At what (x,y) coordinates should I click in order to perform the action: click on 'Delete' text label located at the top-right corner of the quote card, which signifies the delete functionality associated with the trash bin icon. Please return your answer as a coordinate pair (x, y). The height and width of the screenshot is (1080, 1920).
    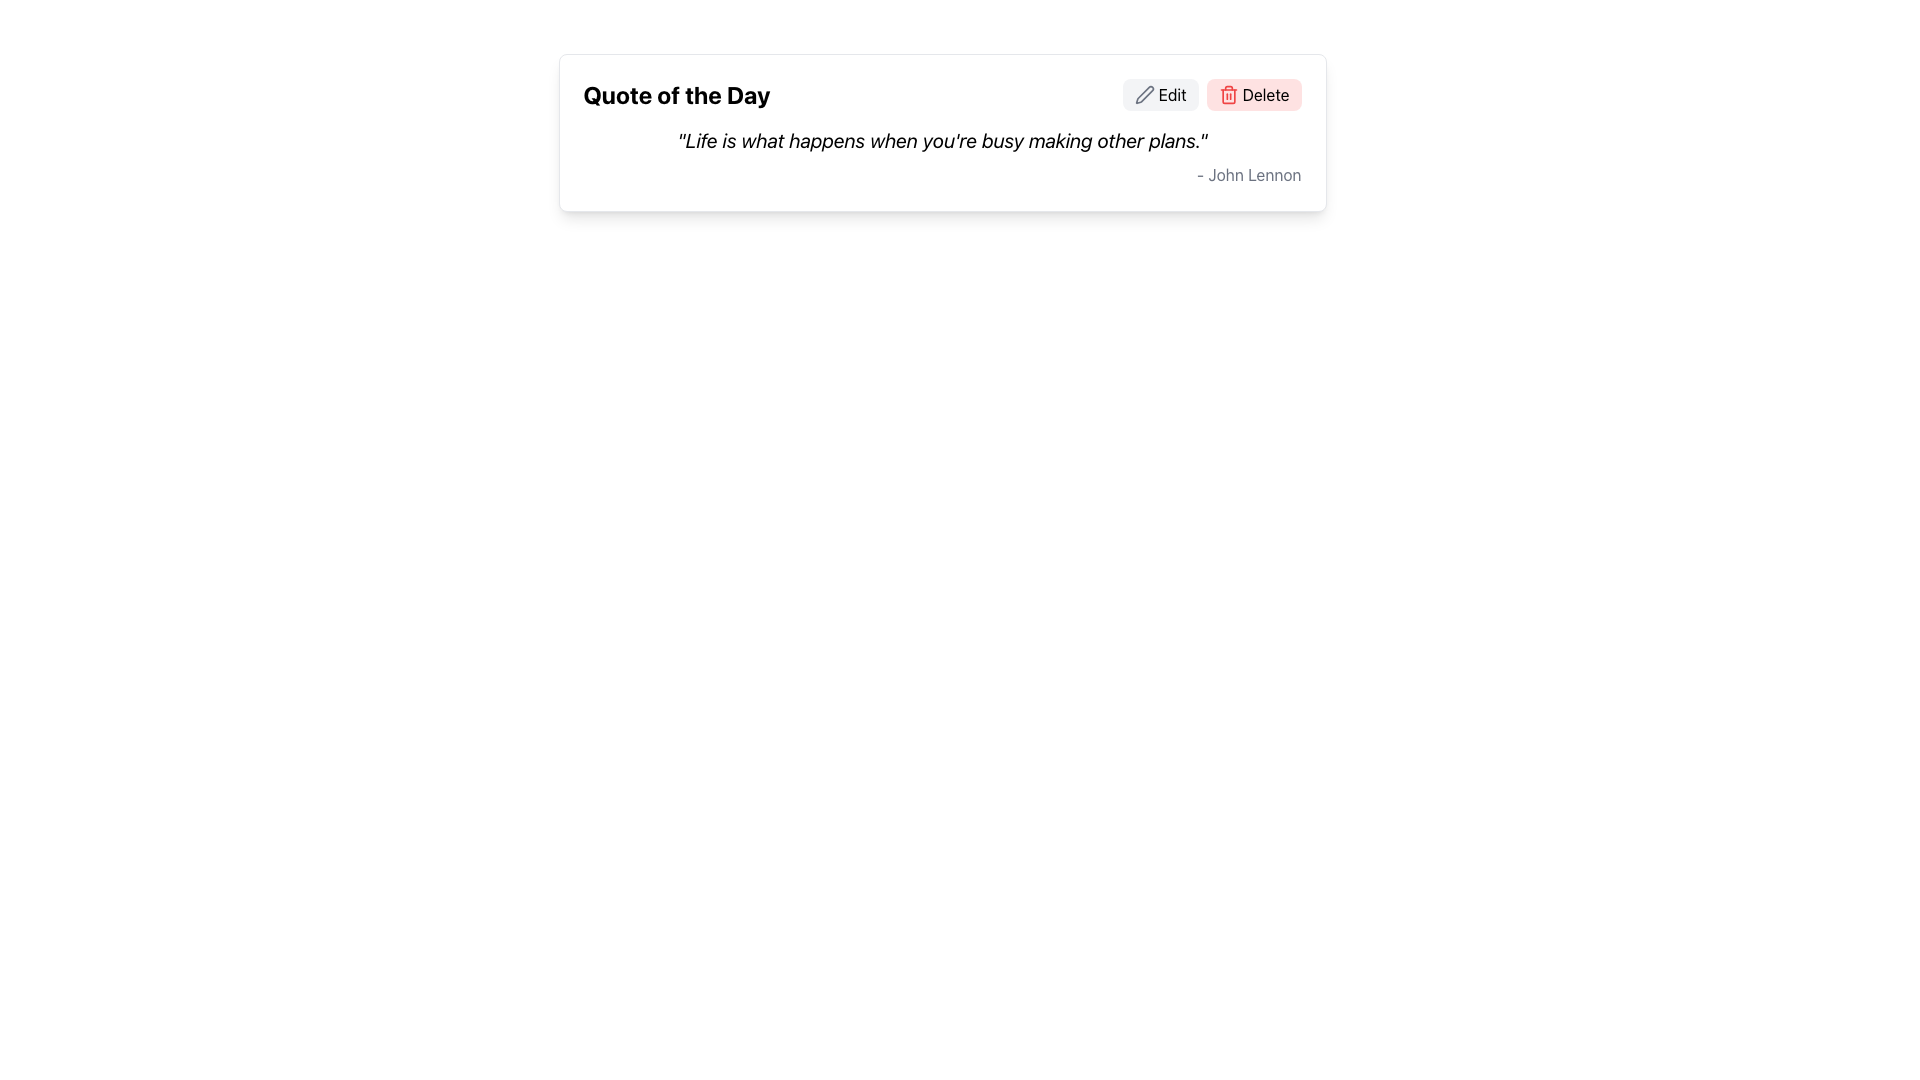
    Looking at the image, I should click on (1265, 95).